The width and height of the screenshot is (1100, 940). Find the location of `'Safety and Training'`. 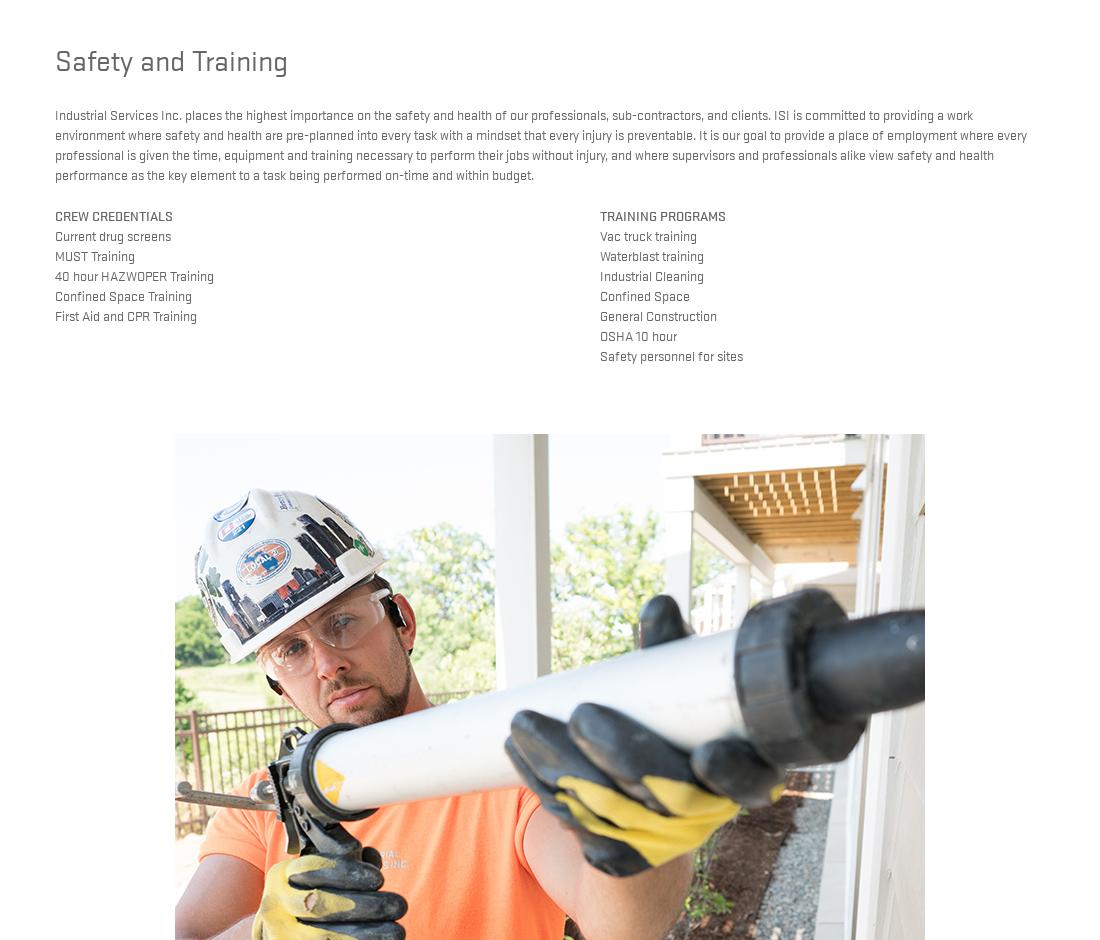

'Safety and Training' is located at coordinates (170, 57).